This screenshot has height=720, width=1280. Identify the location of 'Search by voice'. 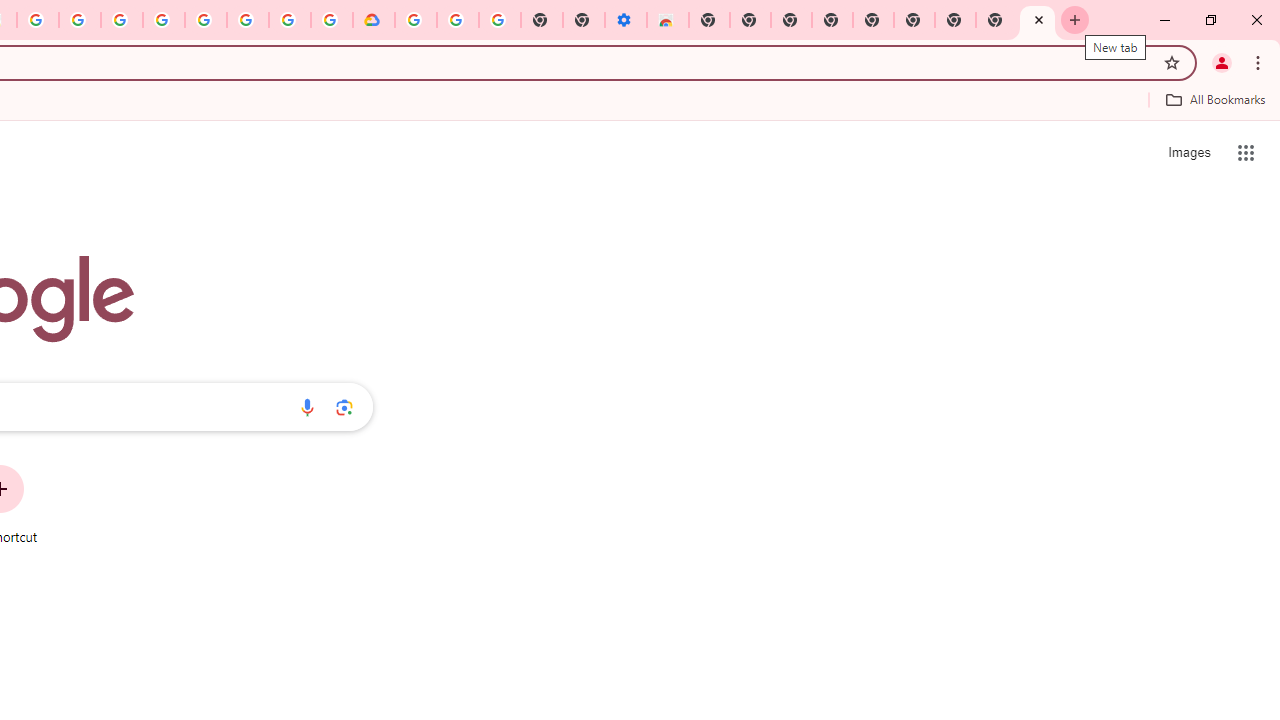
(306, 406).